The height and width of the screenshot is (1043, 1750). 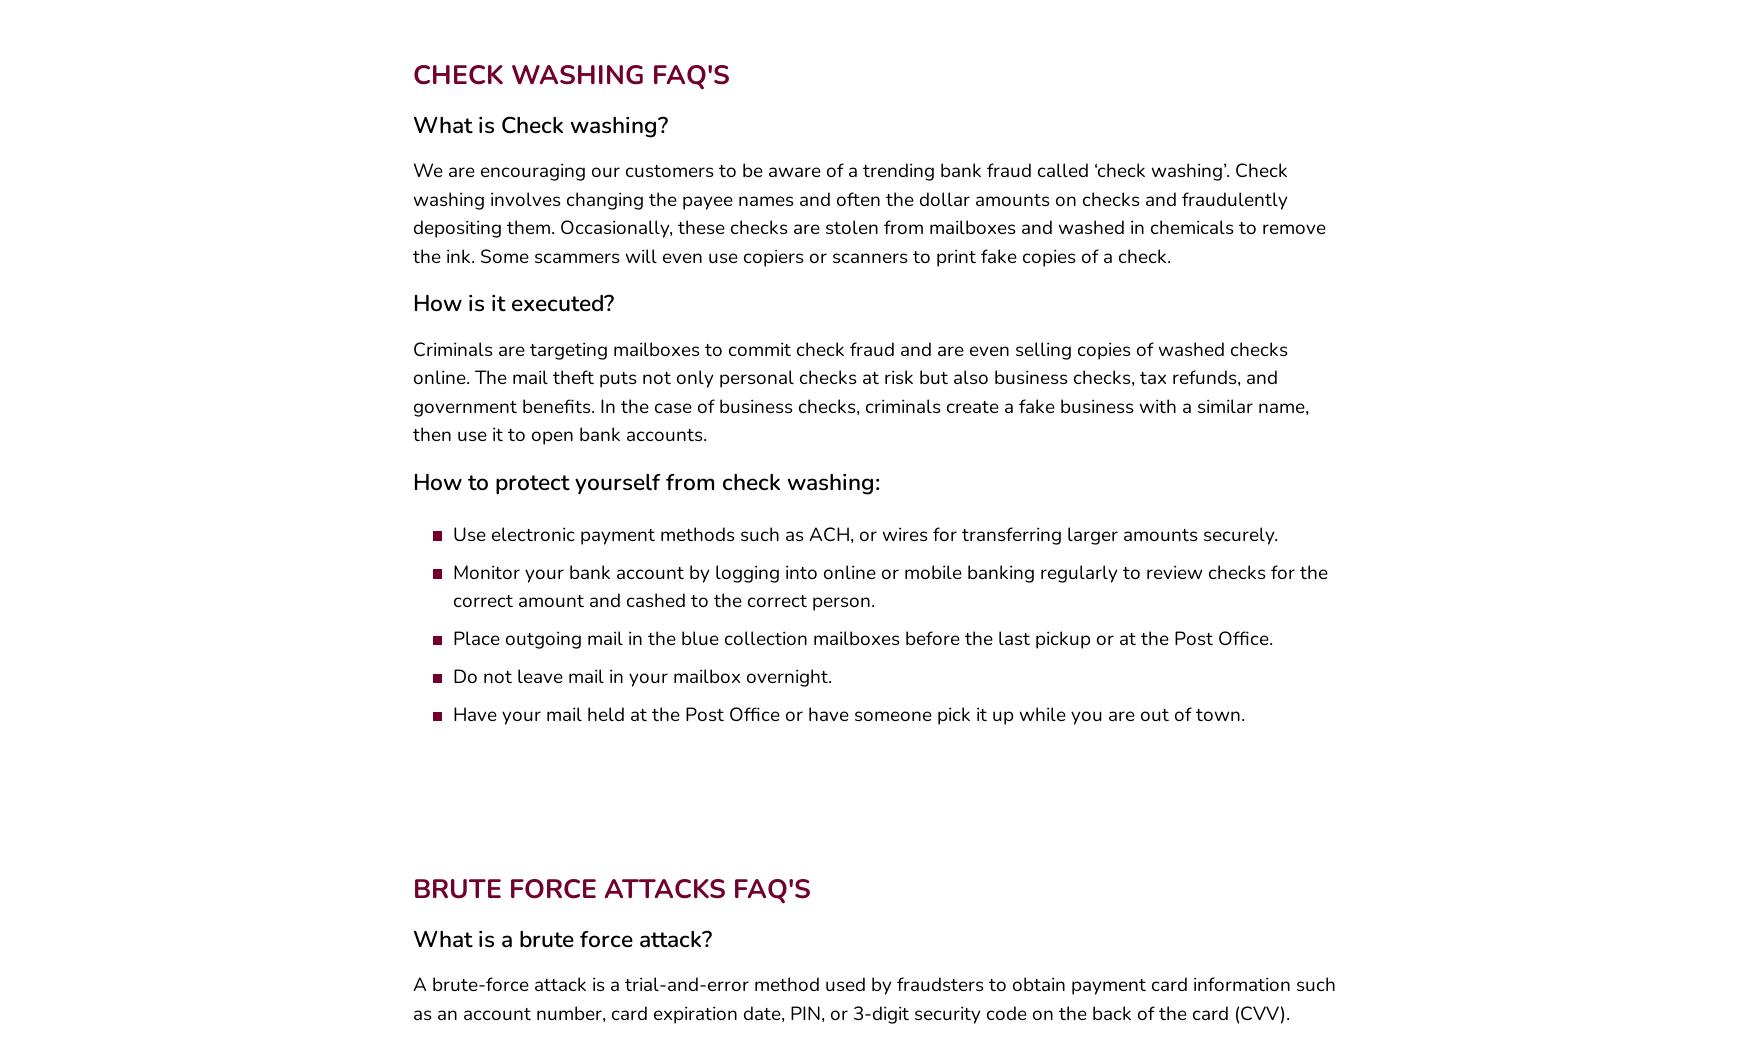 I want to click on 'Brute Force Attacks FAQ's', so click(x=610, y=895).